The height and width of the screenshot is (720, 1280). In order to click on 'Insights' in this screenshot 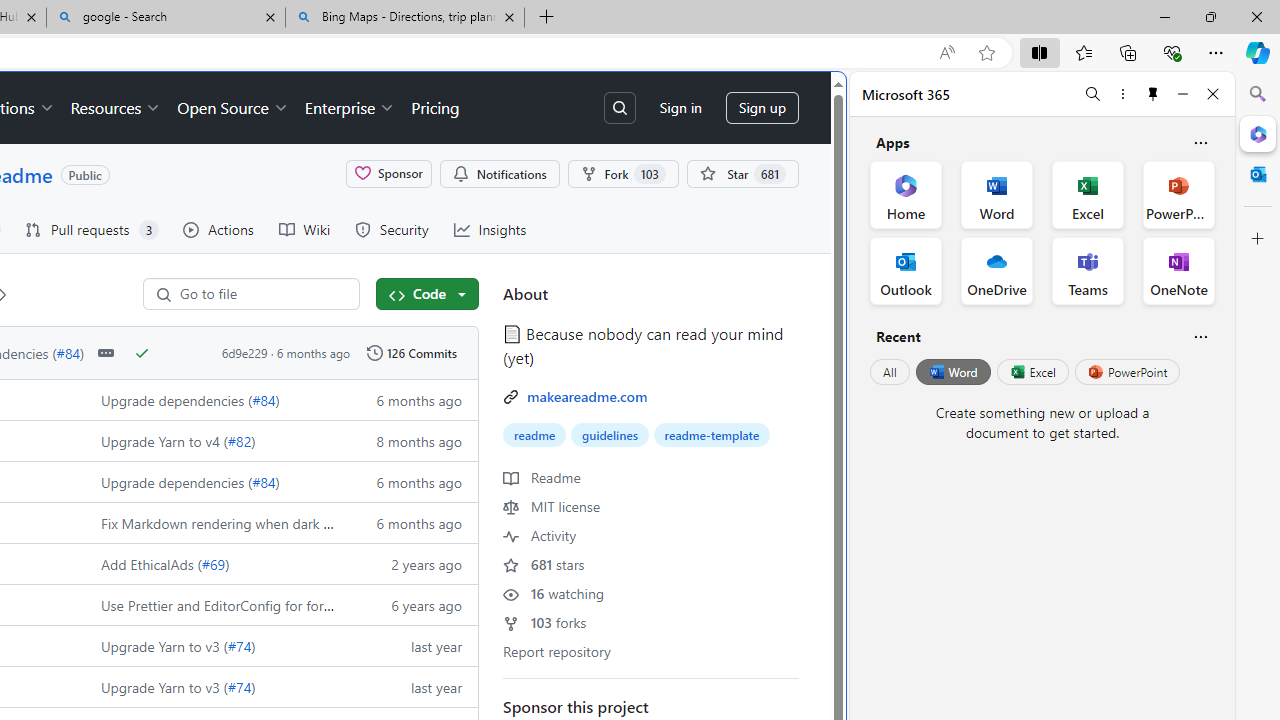, I will do `click(490, 229)`.